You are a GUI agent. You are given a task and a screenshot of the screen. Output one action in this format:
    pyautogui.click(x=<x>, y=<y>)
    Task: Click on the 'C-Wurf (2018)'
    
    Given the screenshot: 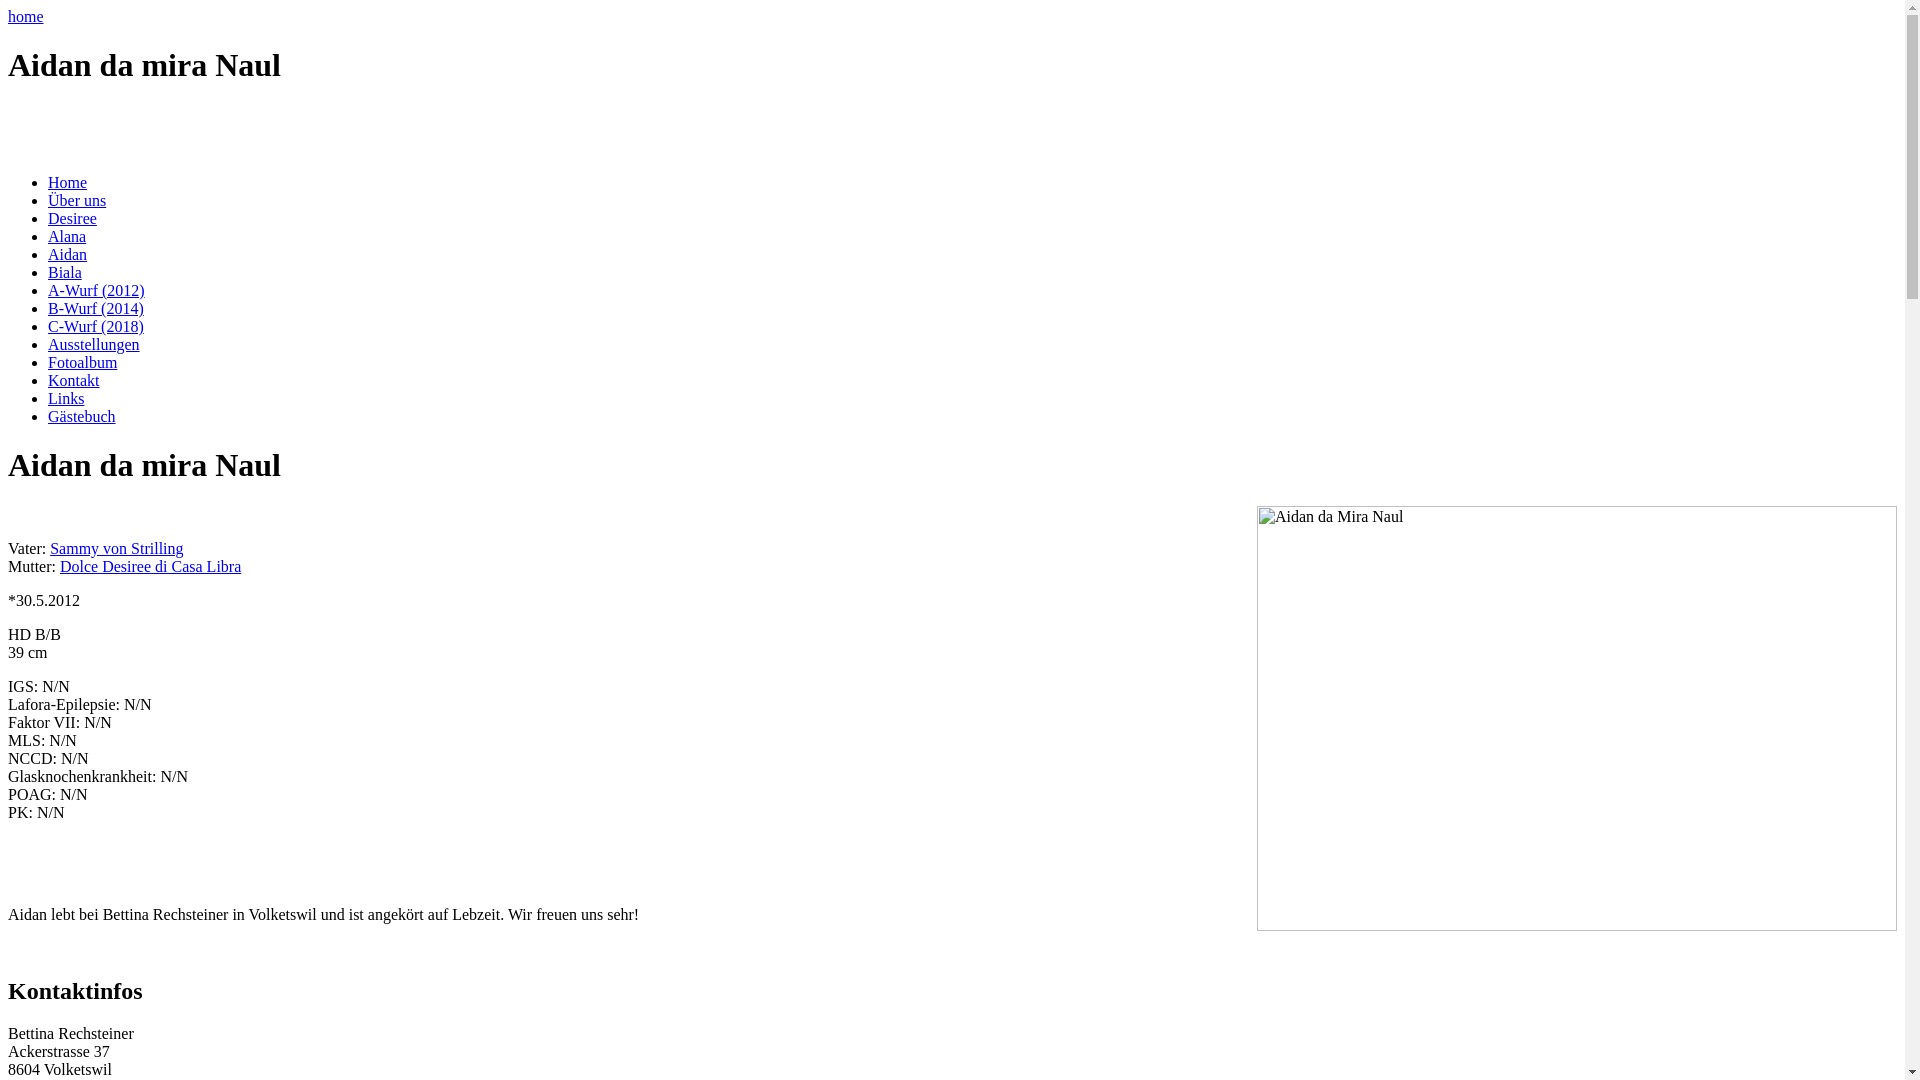 What is the action you would take?
    pyautogui.click(x=95, y=325)
    